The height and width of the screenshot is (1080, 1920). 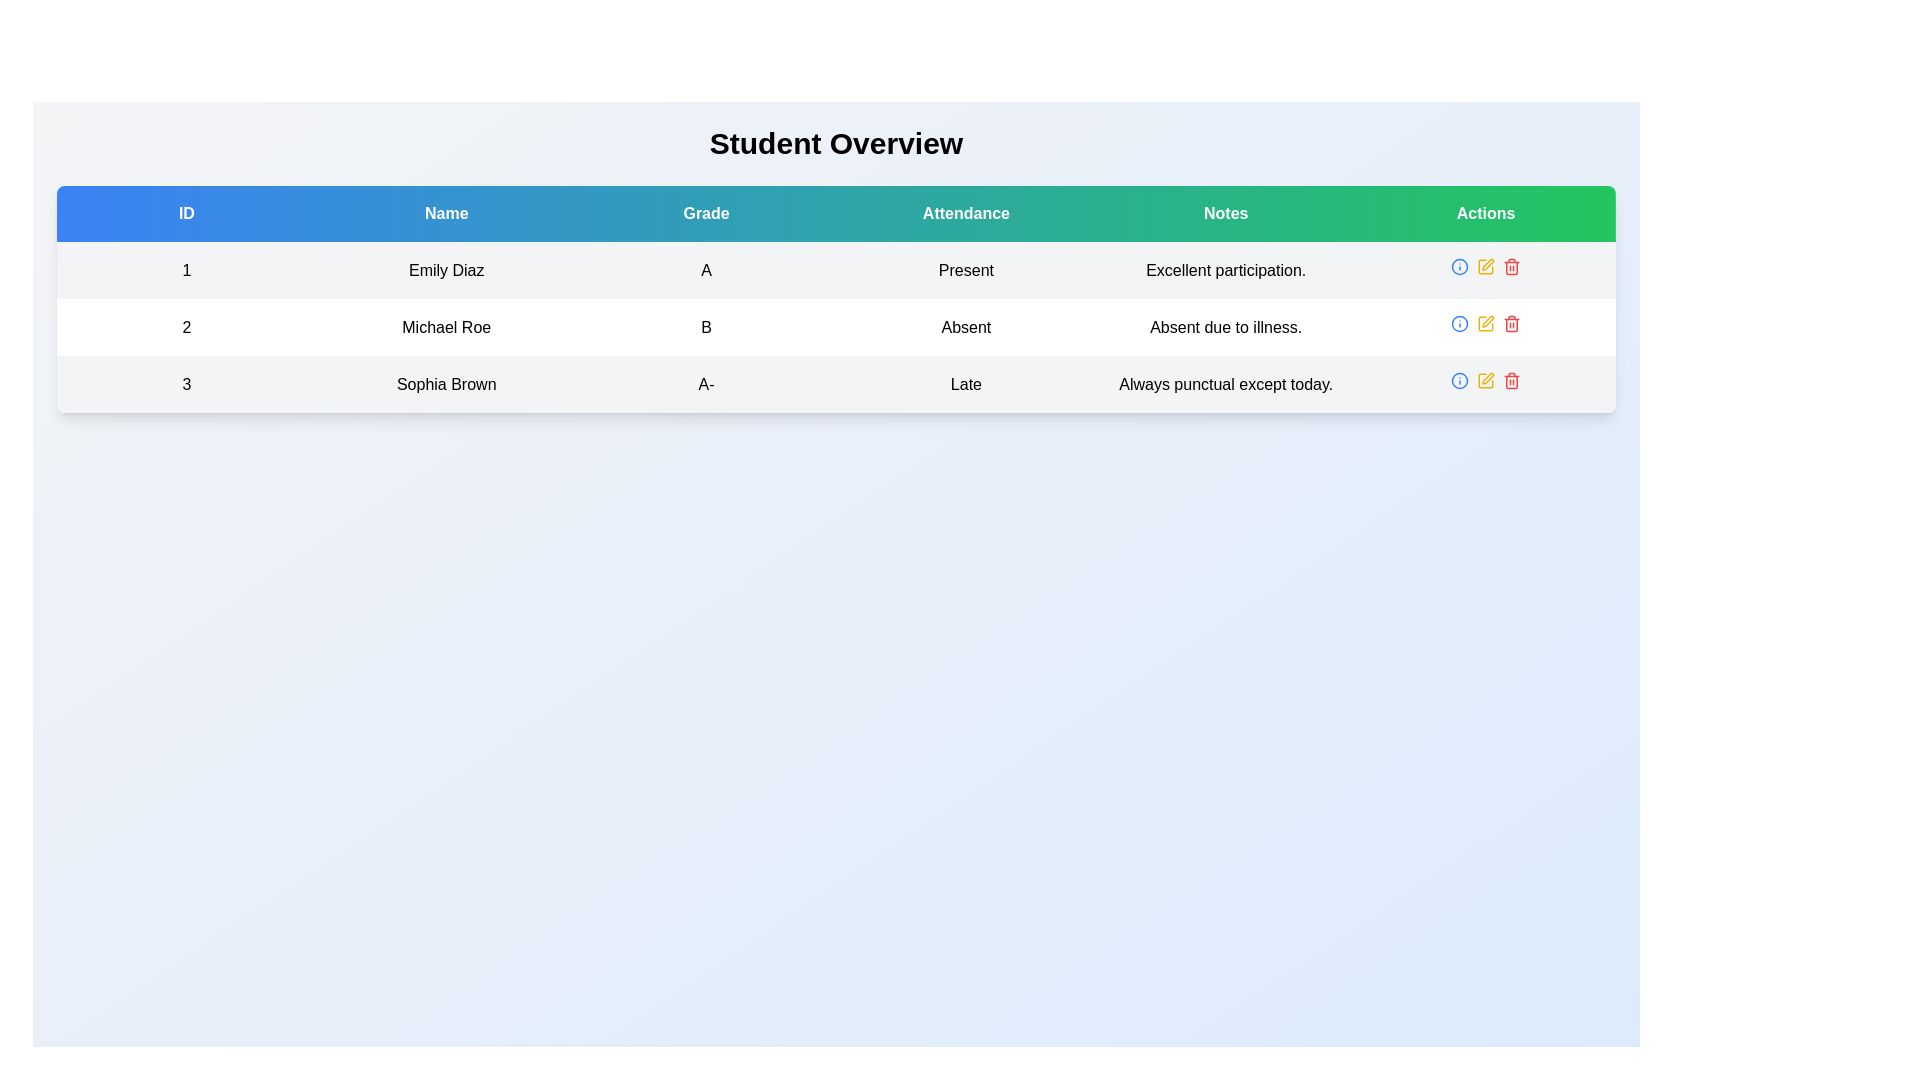 I want to click on the 'Attendance' text label, which is styled in white font on a teal-green rectangular background, located in the table header row, fourth from the left, so click(x=966, y=213).